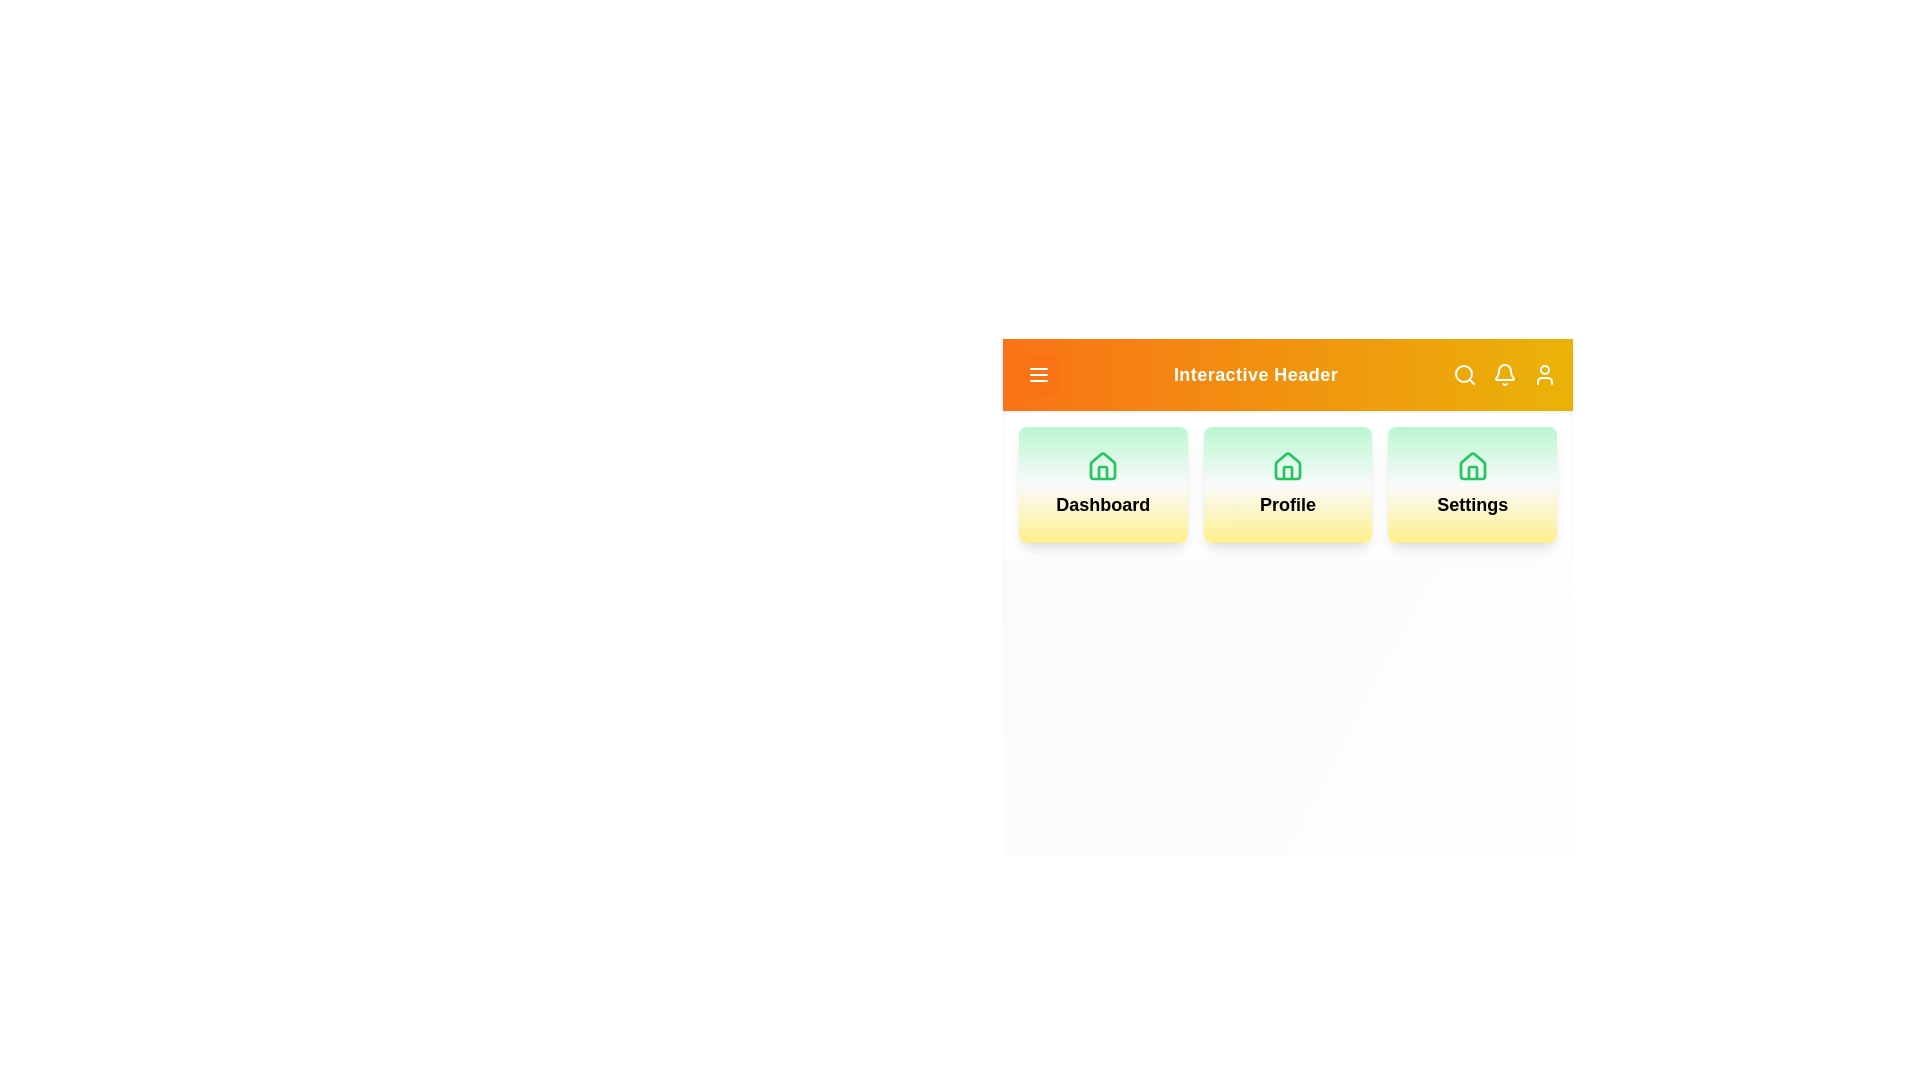 Image resolution: width=1920 pixels, height=1080 pixels. I want to click on the user icon to observe its hover effect, so click(1544, 374).